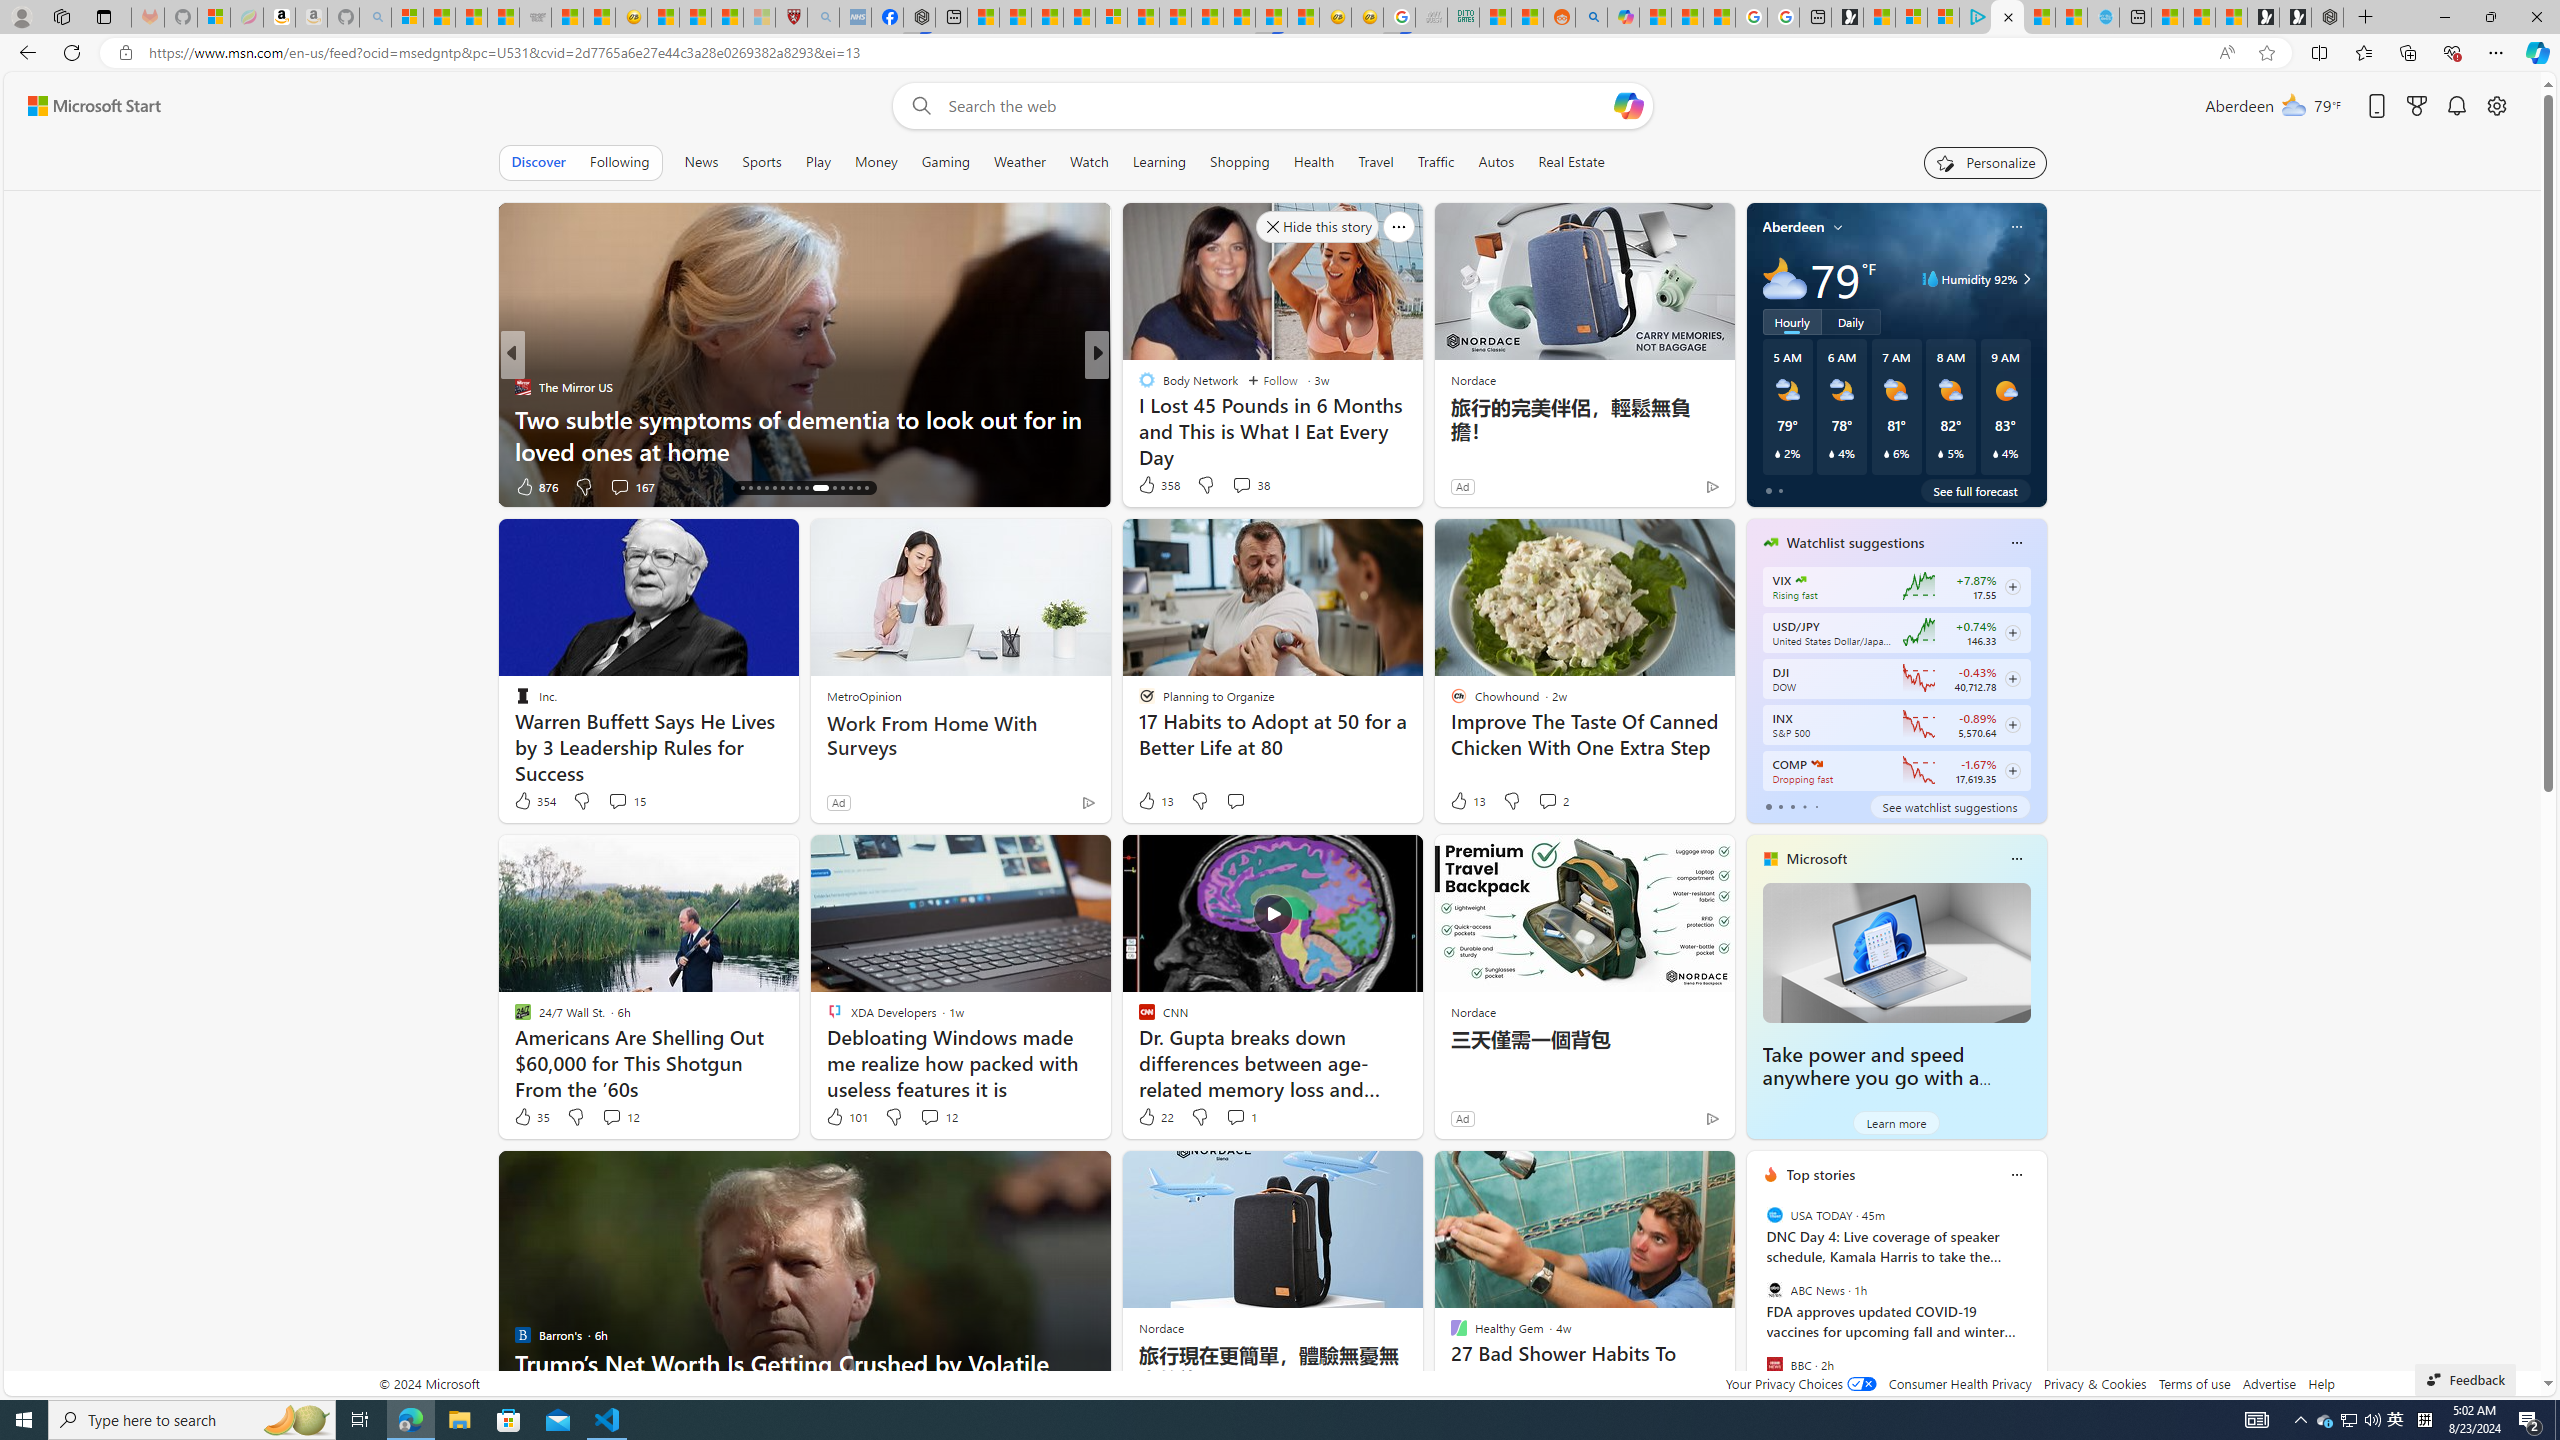 This screenshot has width=2560, height=1440. What do you see at coordinates (1570, 161) in the screenshot?
I see `'Real Estate'` at bounding box center [1570, 161].